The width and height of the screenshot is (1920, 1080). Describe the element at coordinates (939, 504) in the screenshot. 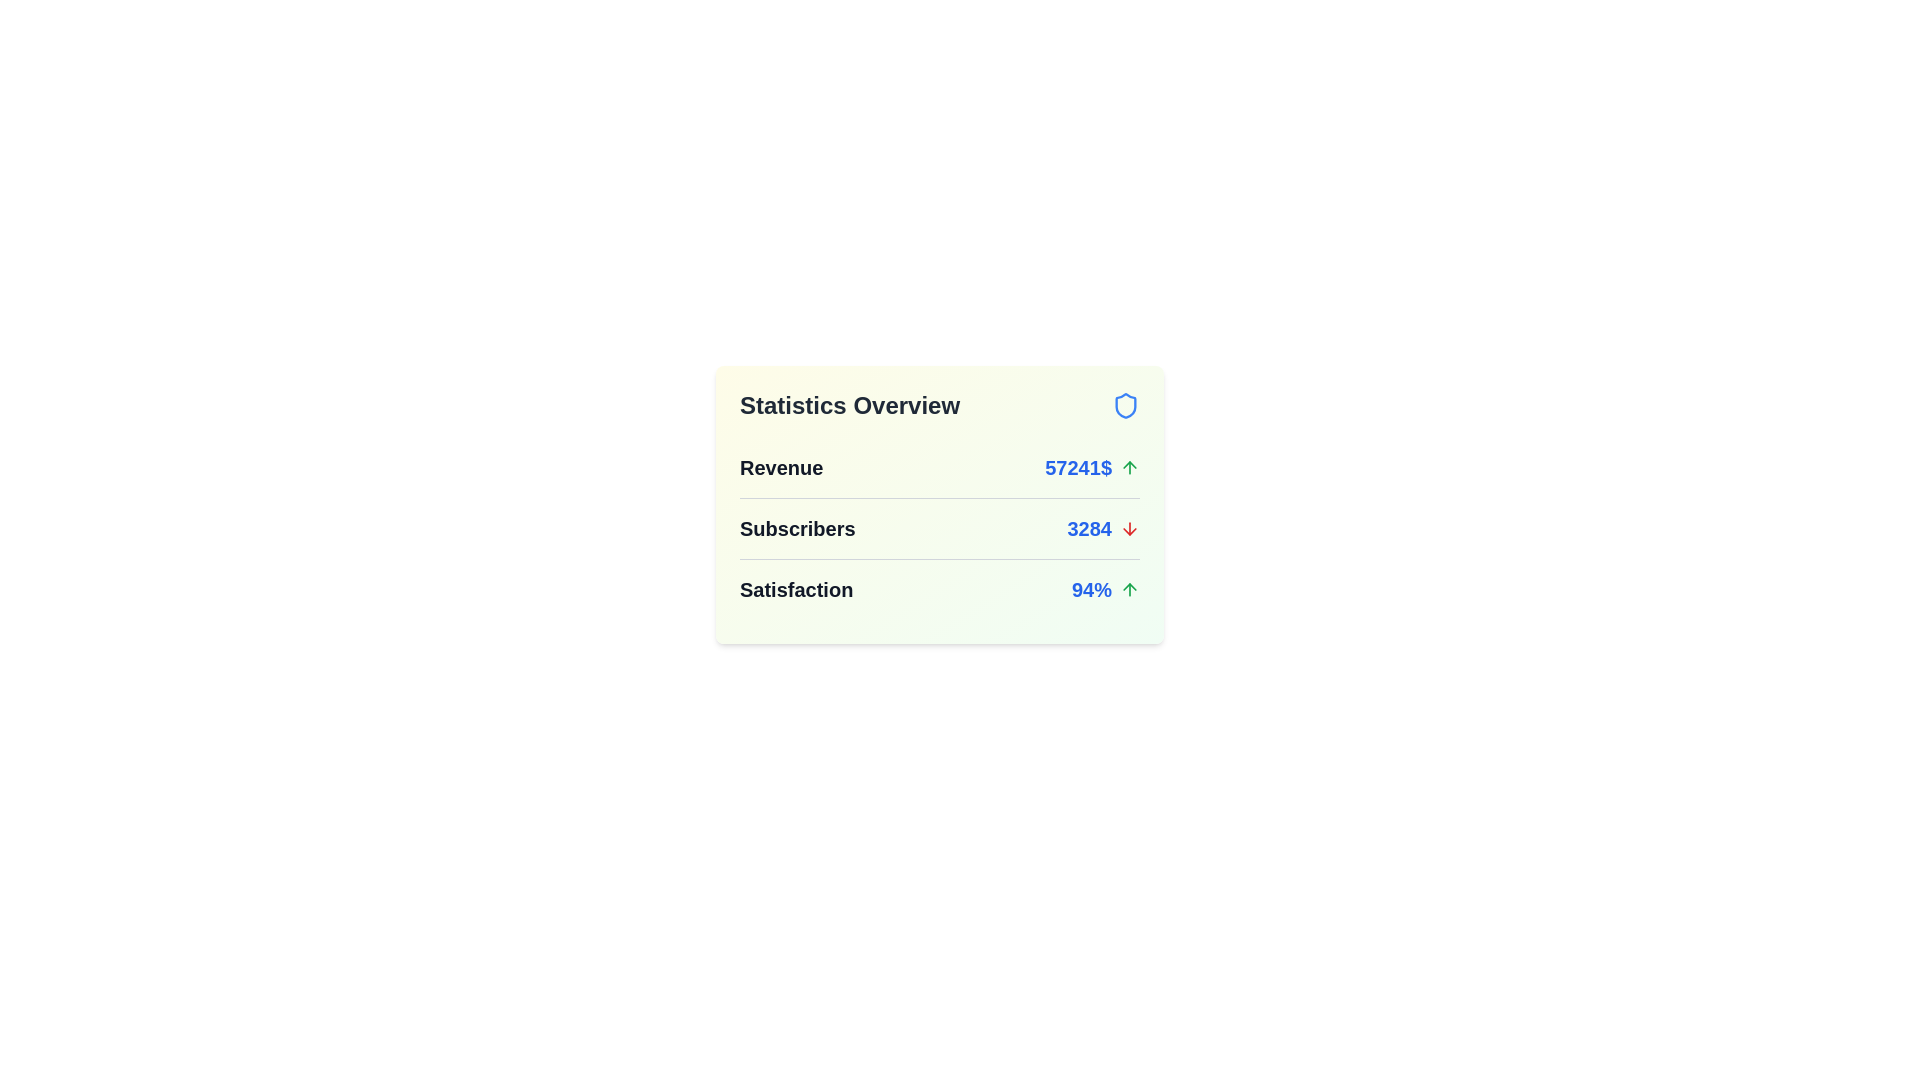

I see `the DataStatisticsList component to enable keyboard navigation` at that location.